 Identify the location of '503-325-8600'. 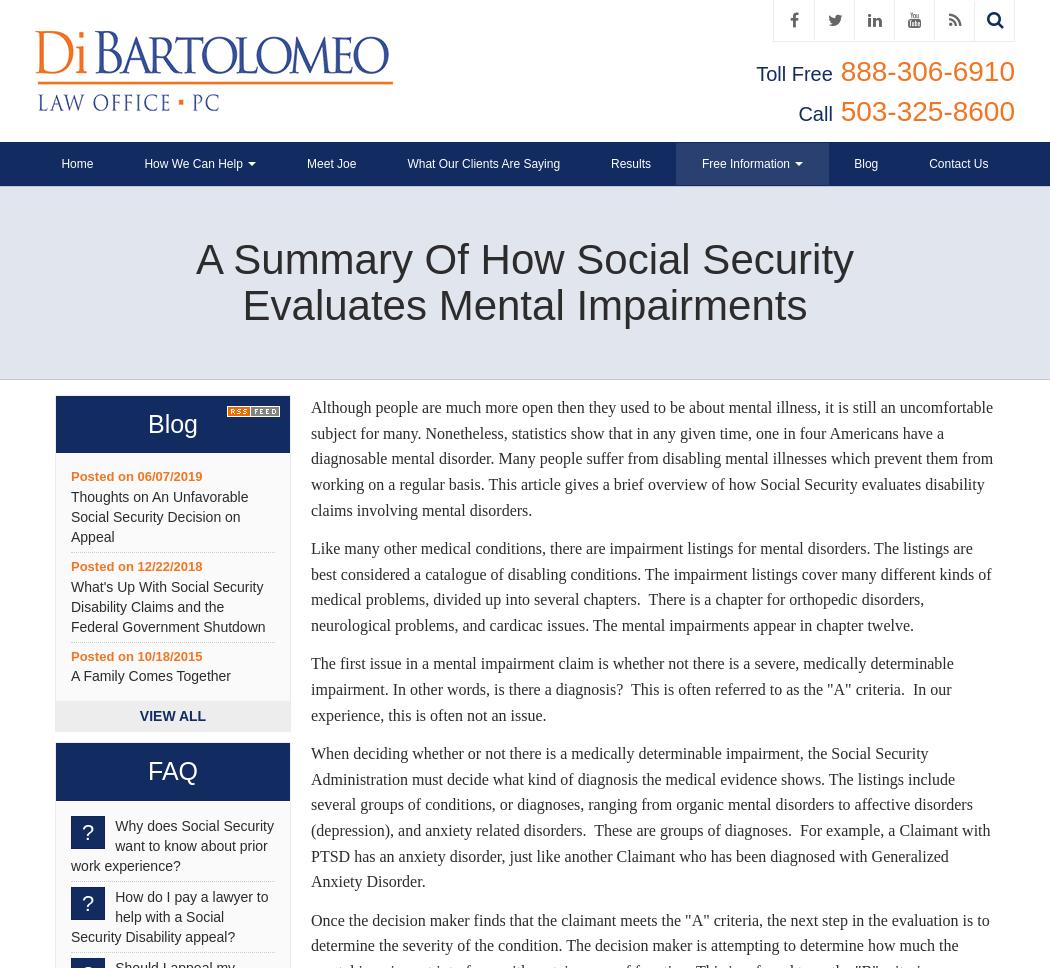
(840, 110).